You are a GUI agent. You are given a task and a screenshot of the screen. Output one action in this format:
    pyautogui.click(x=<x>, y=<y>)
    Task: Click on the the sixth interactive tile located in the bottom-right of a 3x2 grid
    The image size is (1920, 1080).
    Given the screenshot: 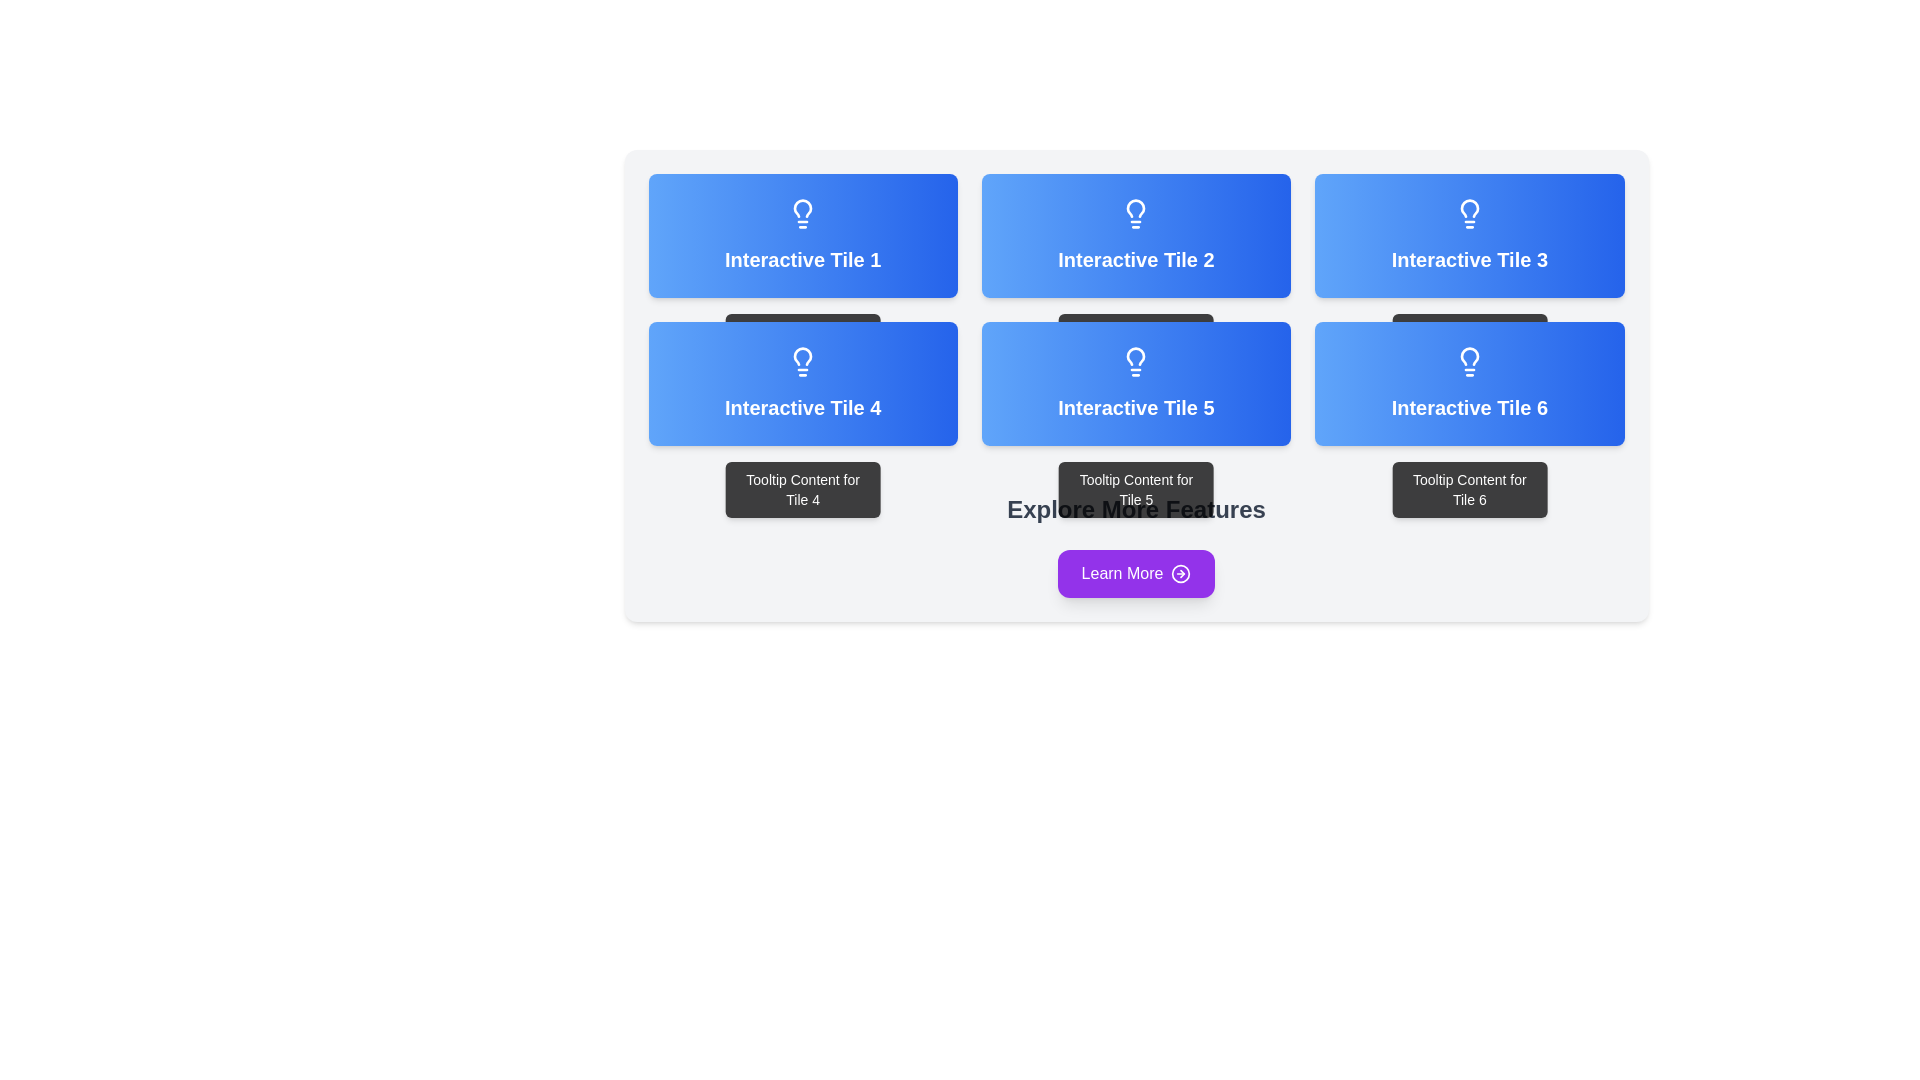 What is the action you would take?
    pyautogui.click(x=1469, y=384)
    